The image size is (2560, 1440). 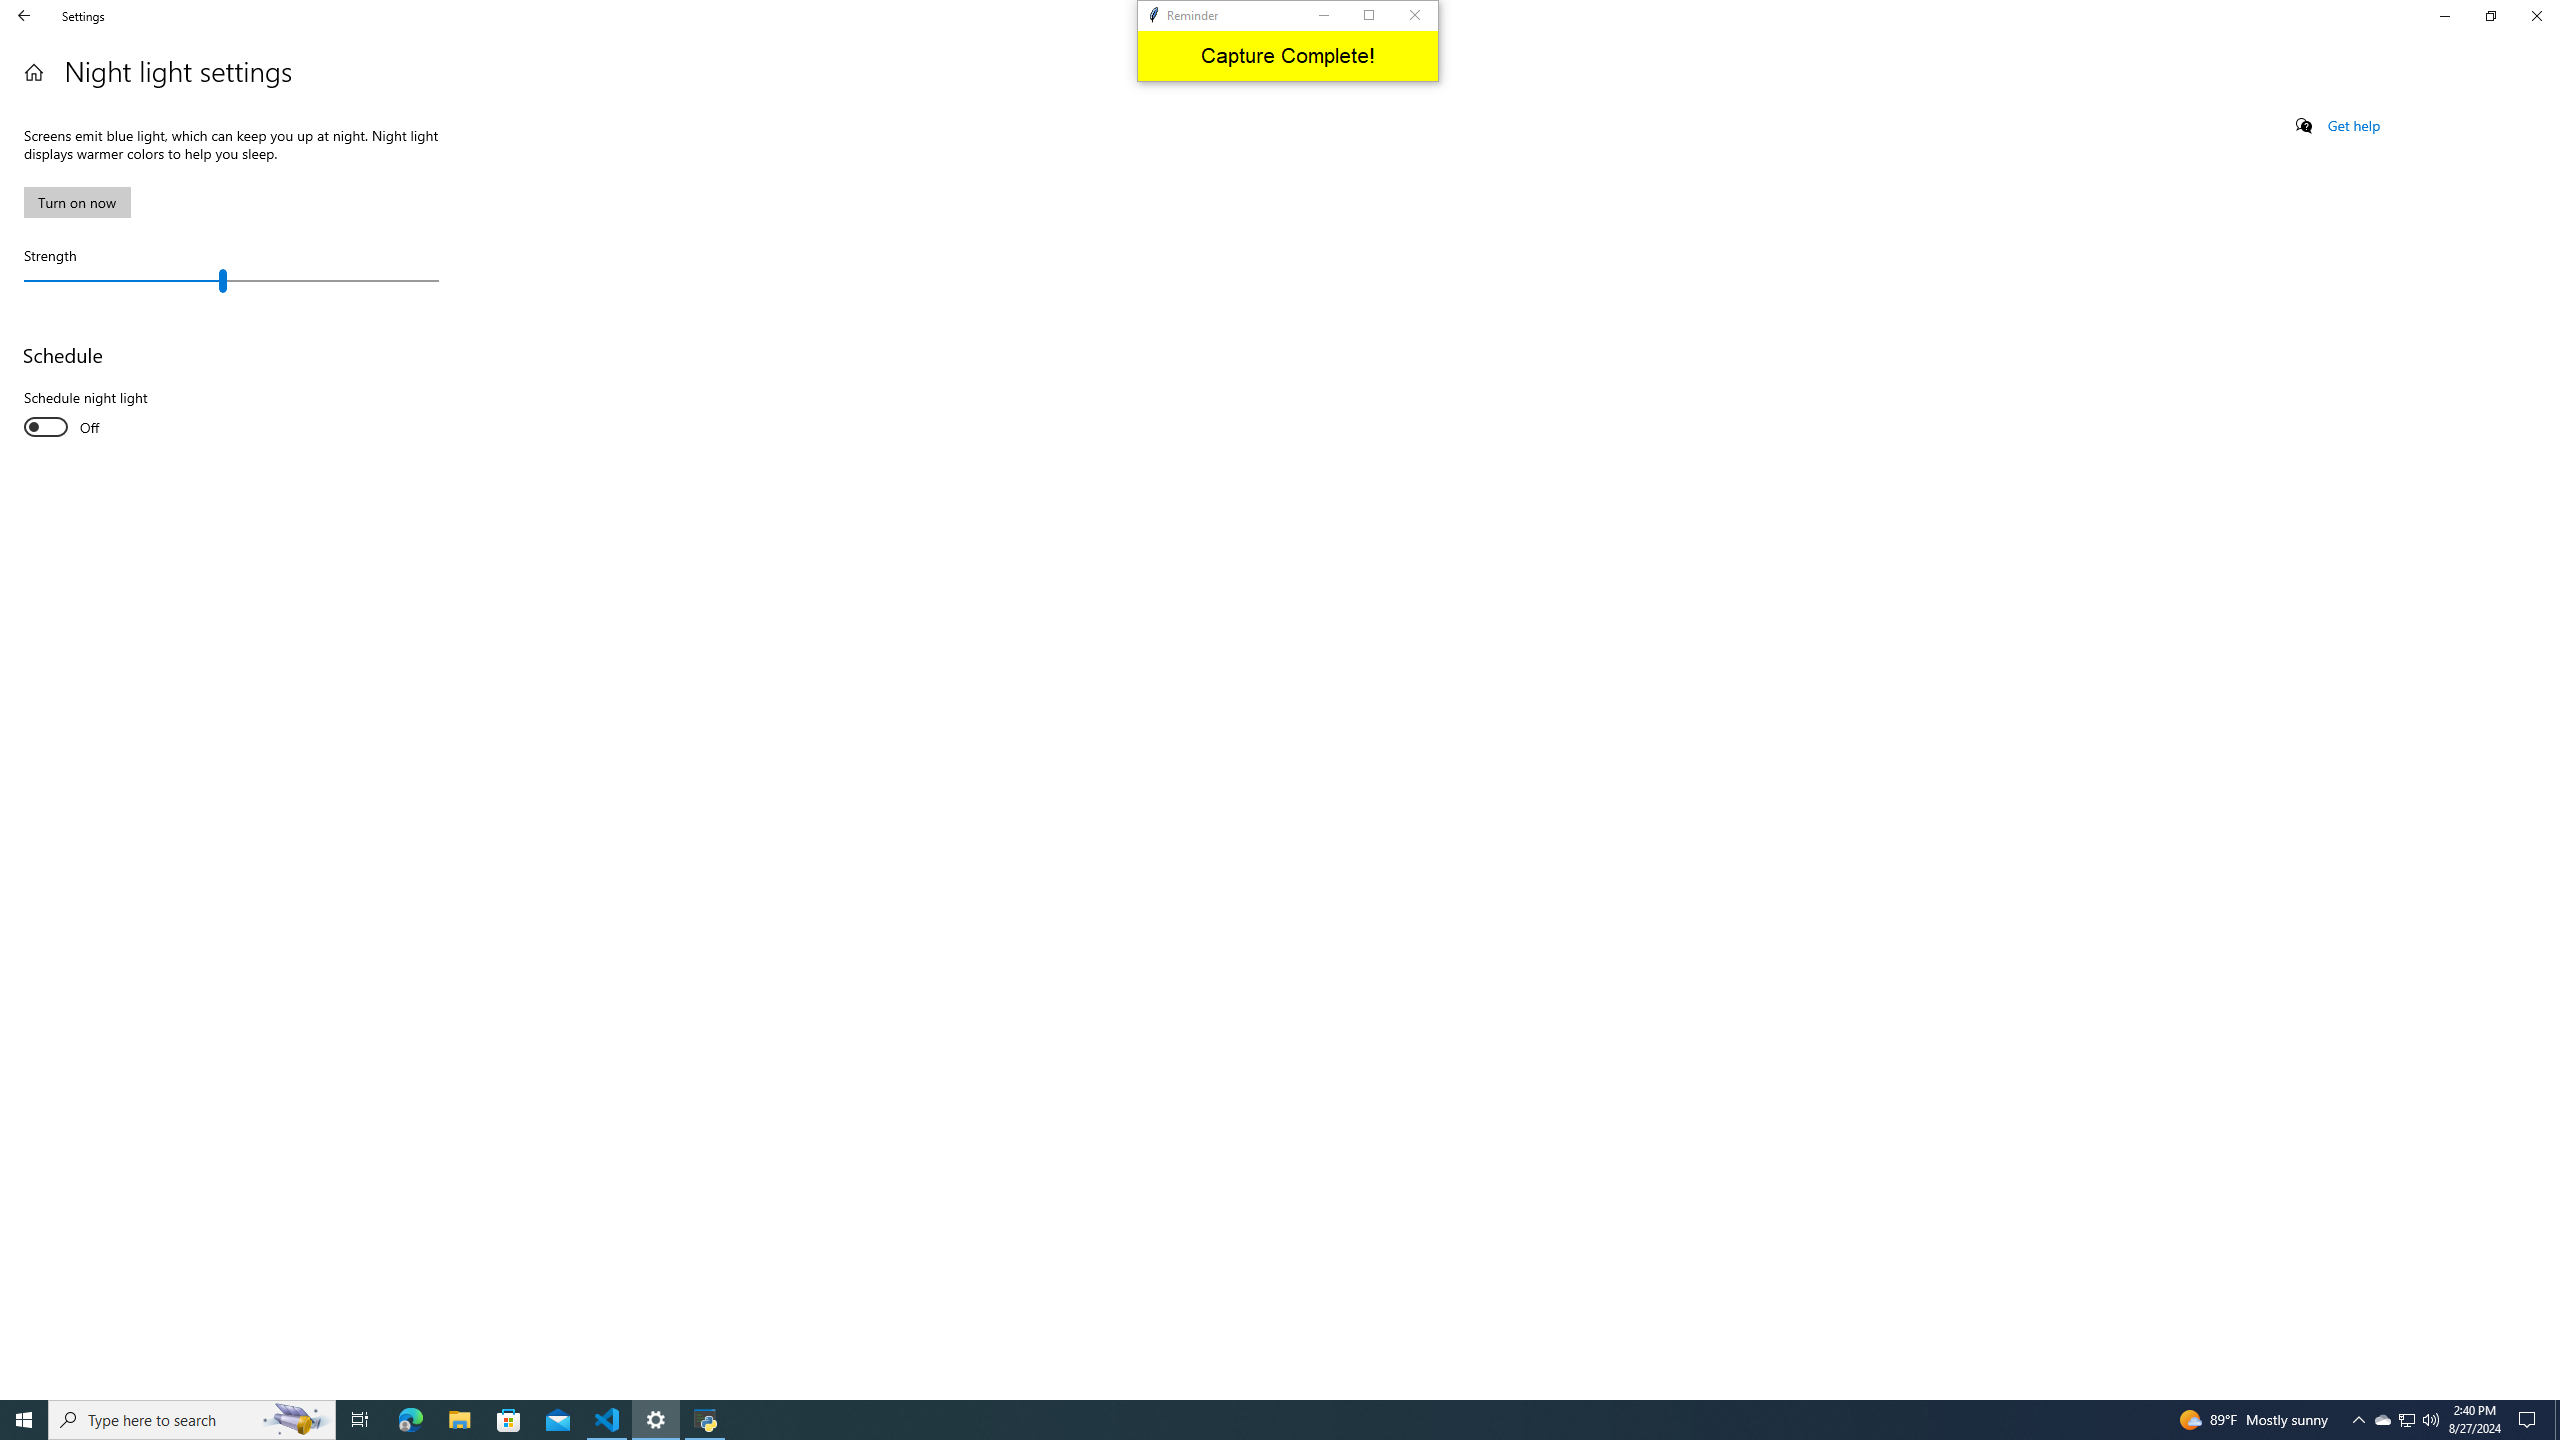 I want to click on 'Notification Chevron', so click(x=2359, y=1418).